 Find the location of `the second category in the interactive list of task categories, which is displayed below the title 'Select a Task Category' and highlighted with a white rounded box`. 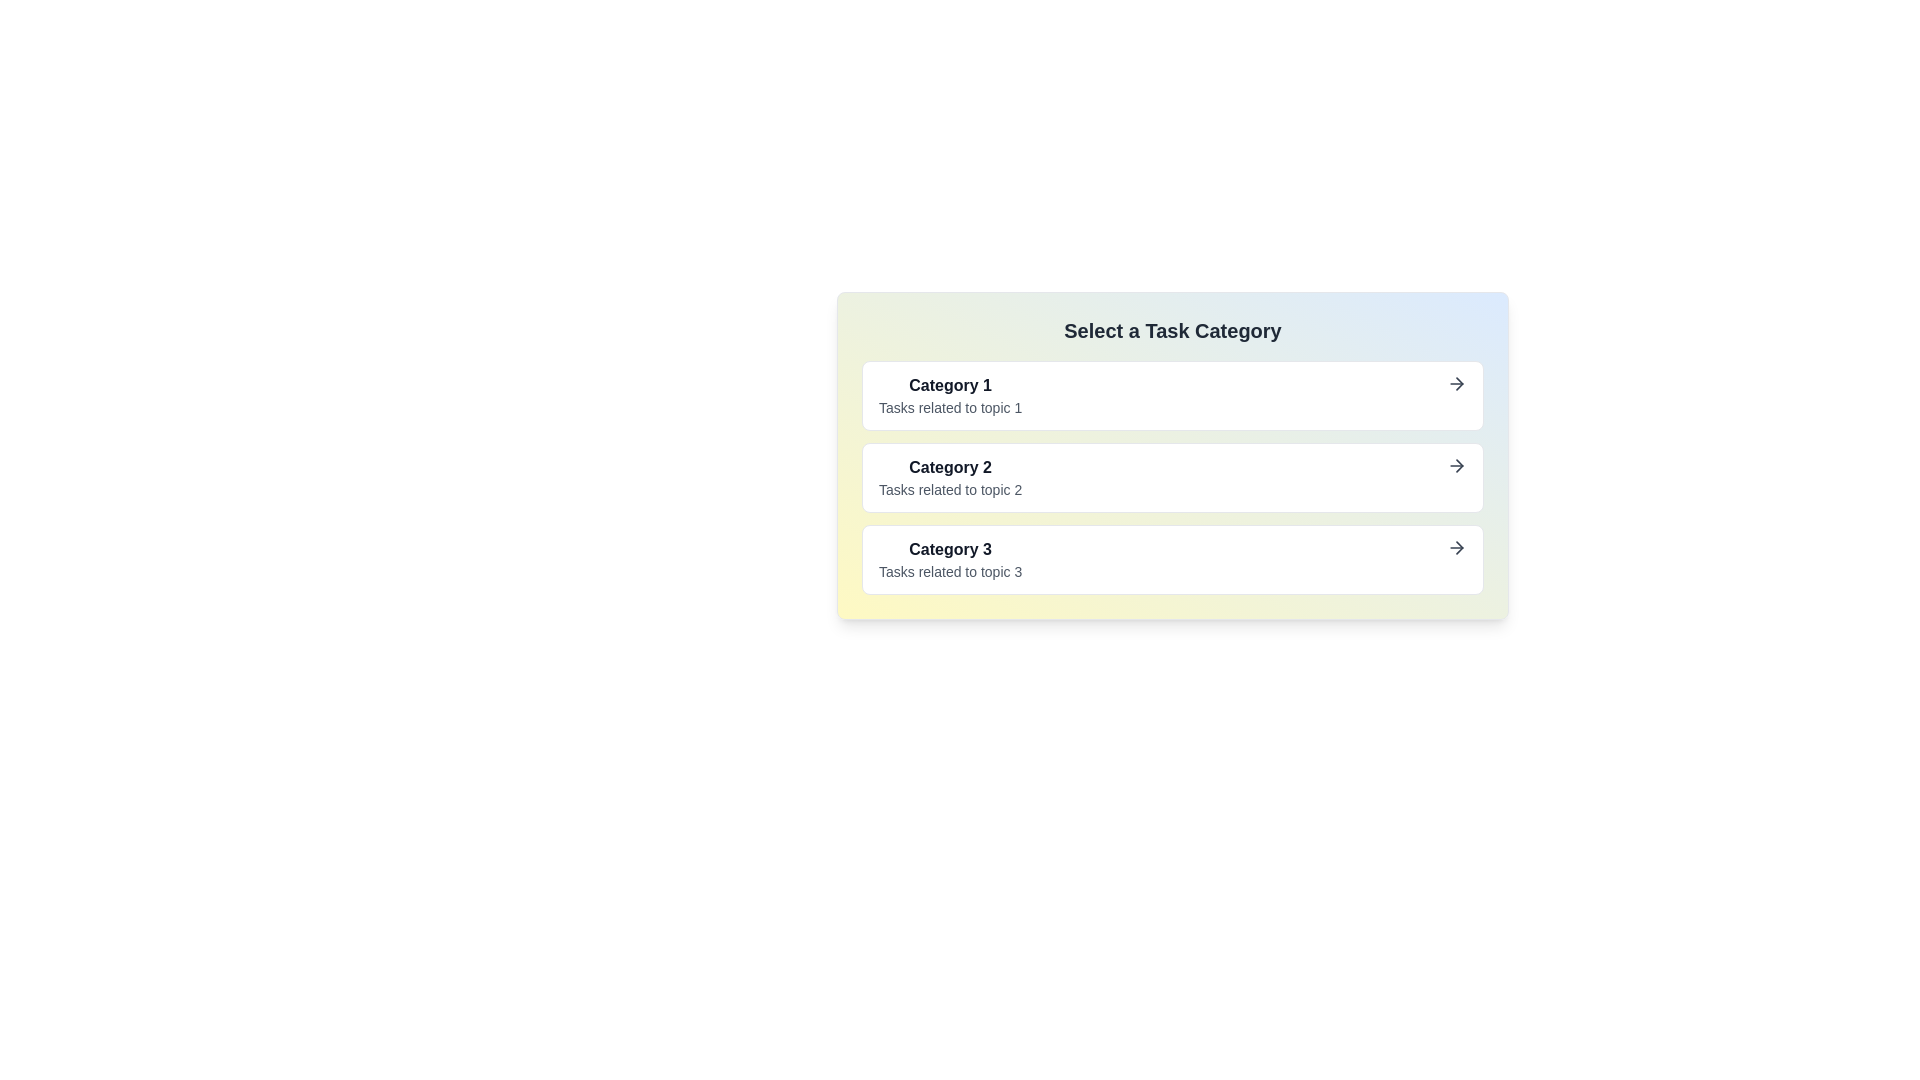

the second category in the interactive list of task categories, which is displayed below the title 'Select a Task Category' and highlighted with a white rounded box is located at coordinates (1172, 455).